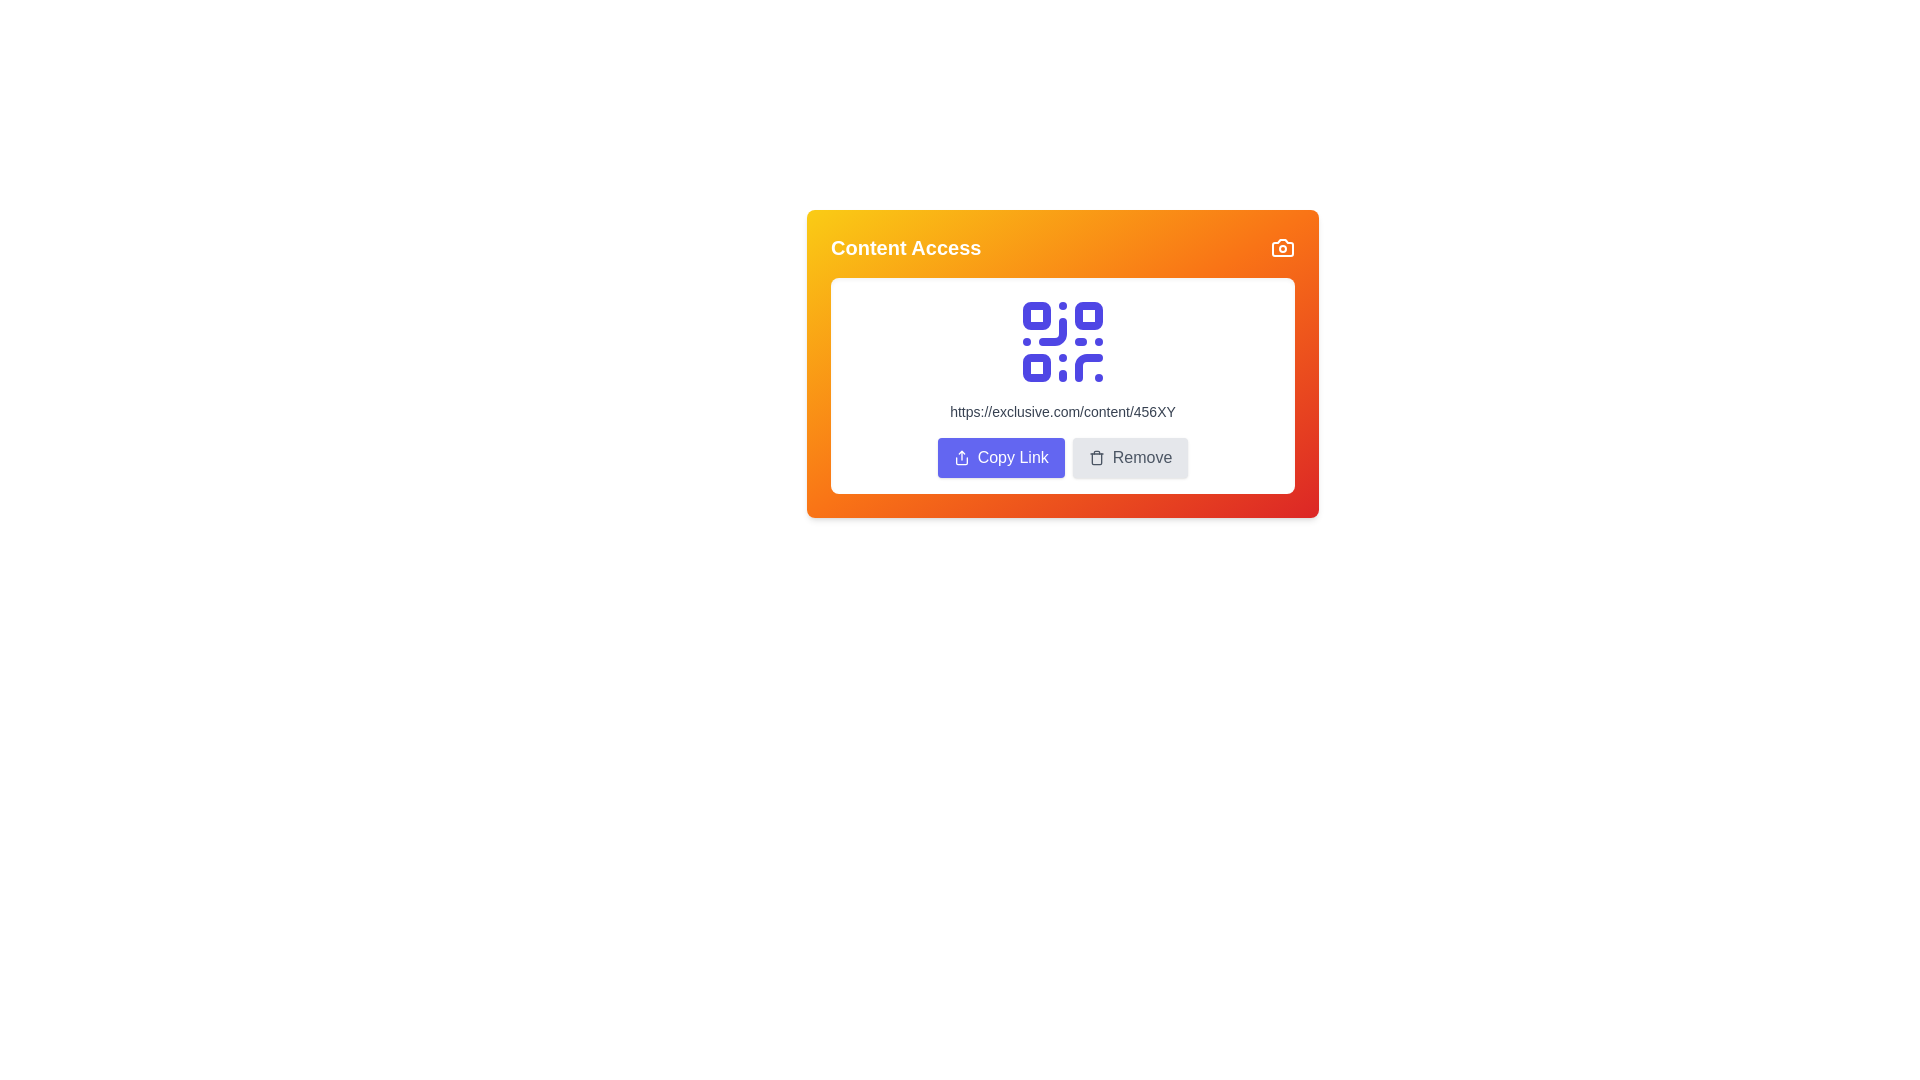  I want to click on the camera icon located in the top-right corner of the 'Content Access' card interface, characterized by its white color and orange-red gradient background, so click(1282, 246).